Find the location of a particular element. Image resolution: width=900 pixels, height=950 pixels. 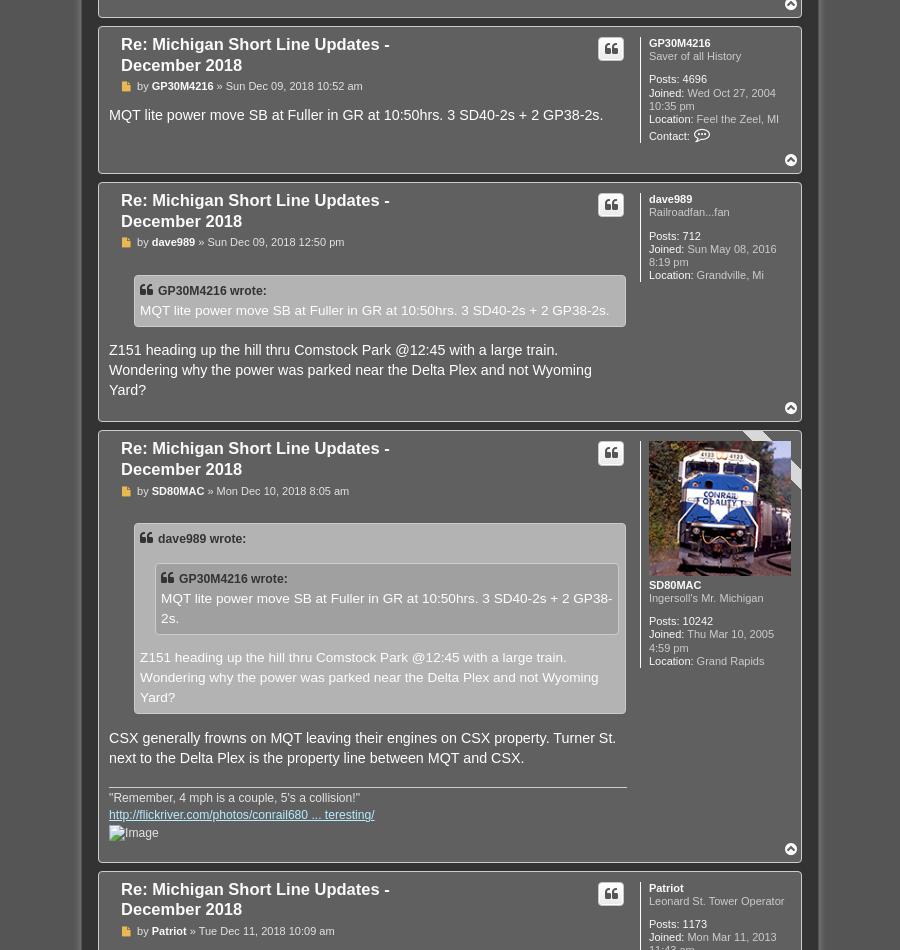

'10242' is located at coordinates (696, 621).